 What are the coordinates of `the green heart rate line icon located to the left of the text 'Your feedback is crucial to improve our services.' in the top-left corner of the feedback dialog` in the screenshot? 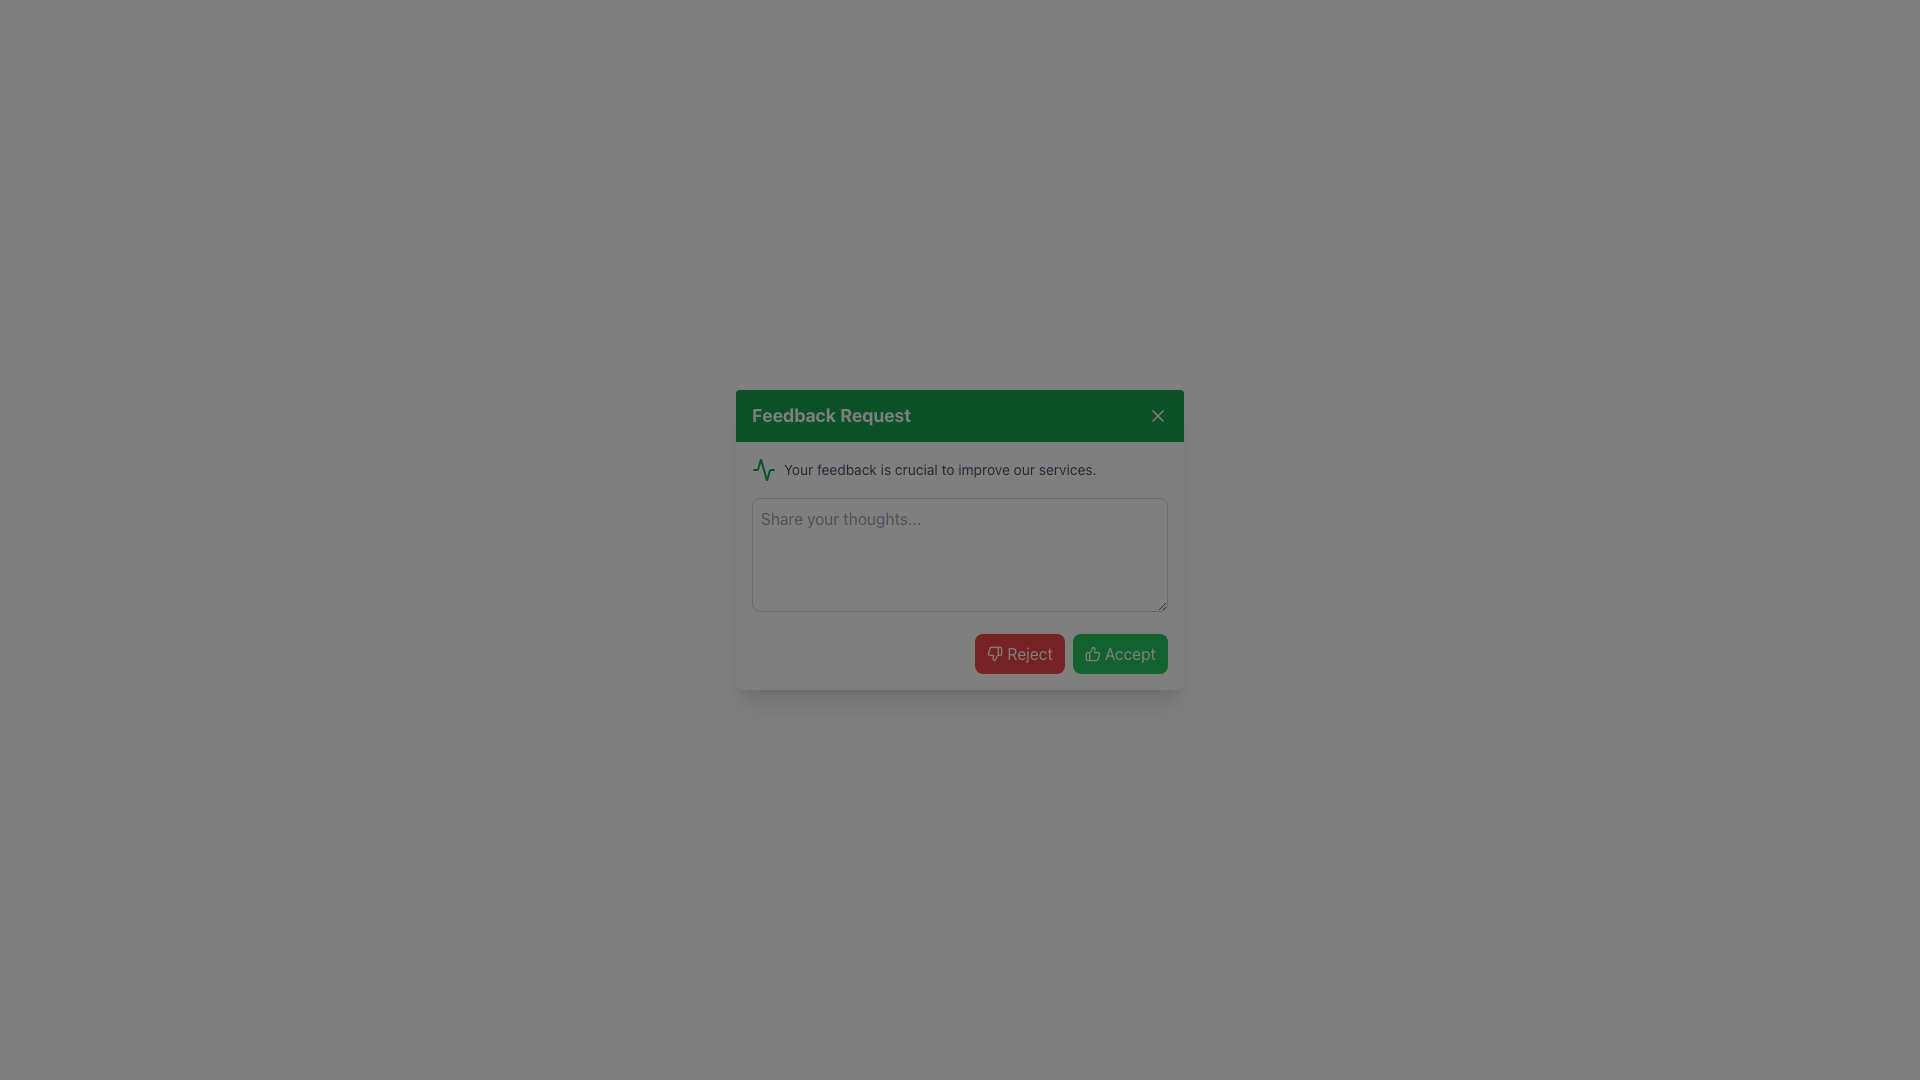 It's located at (762, 470).